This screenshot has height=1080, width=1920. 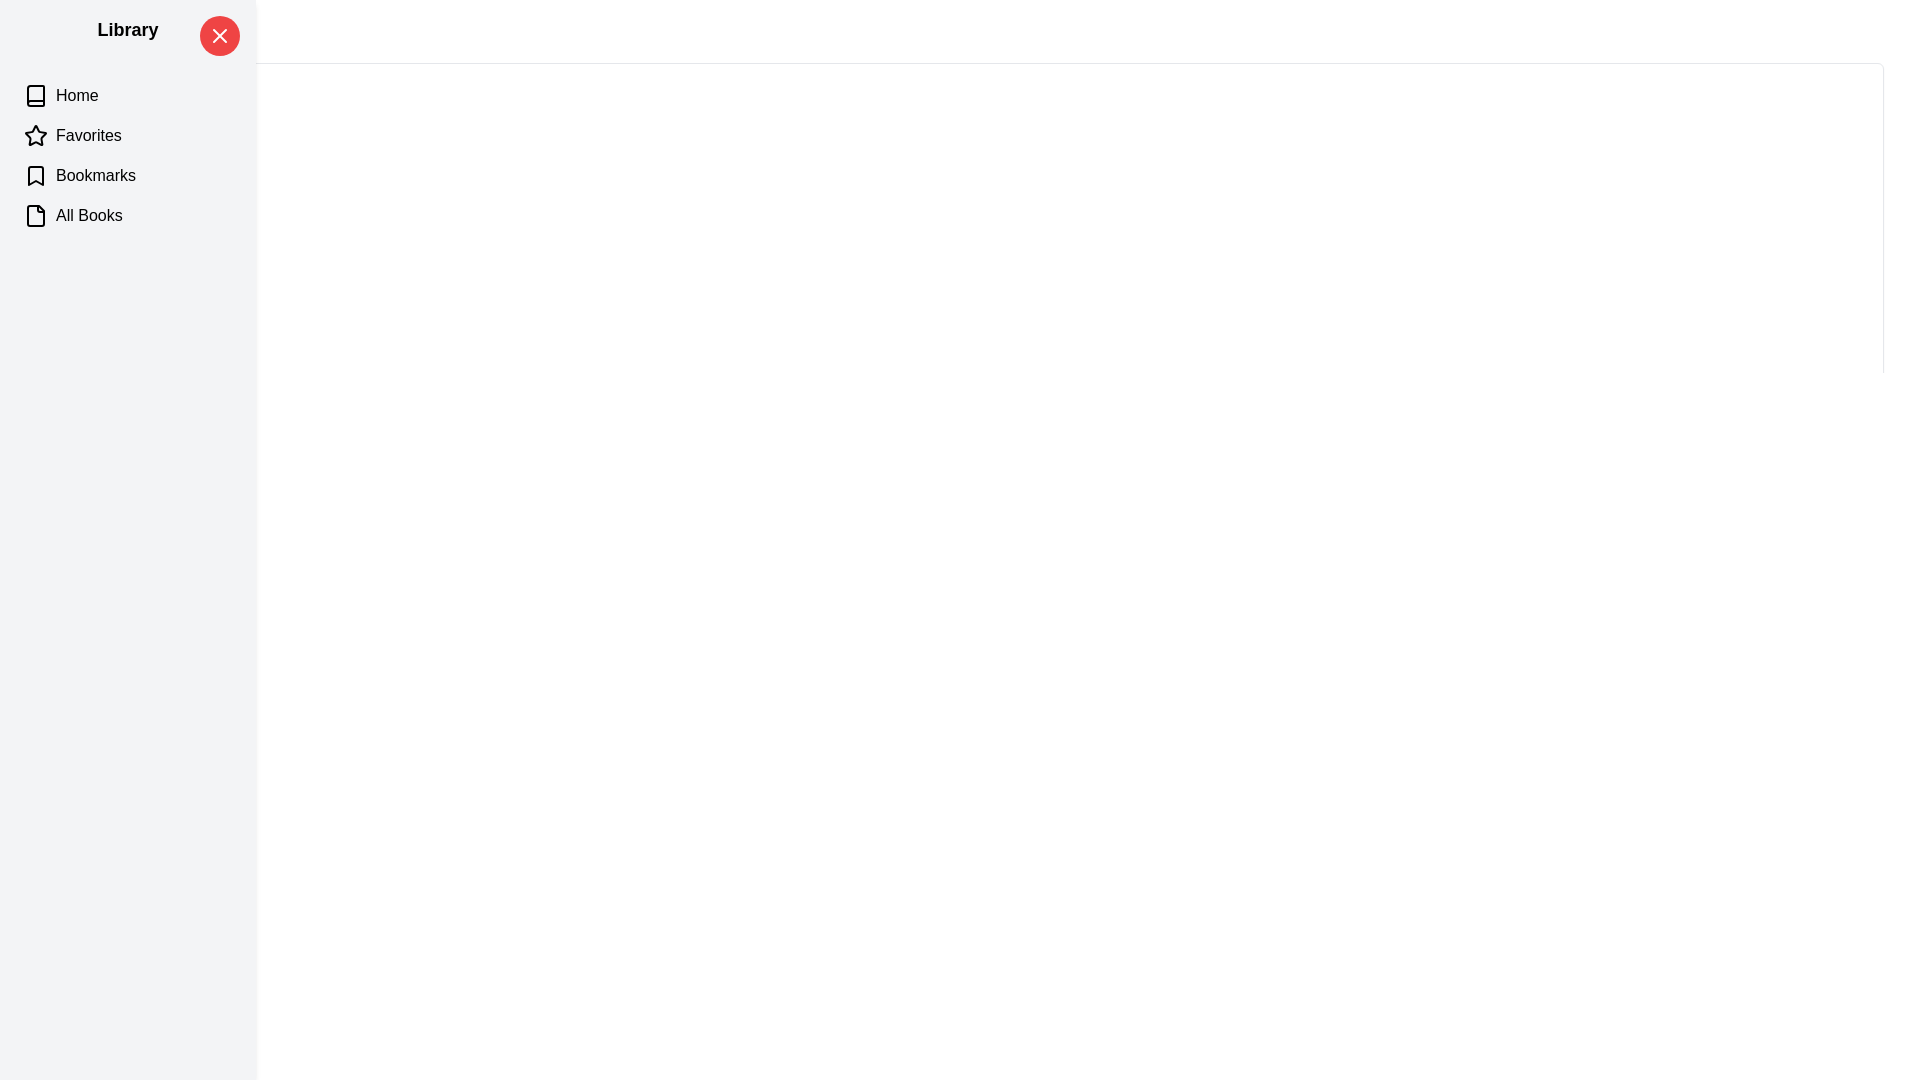 I want to click on the category Bookmarks to highlight it, so click(x=127, y=175).